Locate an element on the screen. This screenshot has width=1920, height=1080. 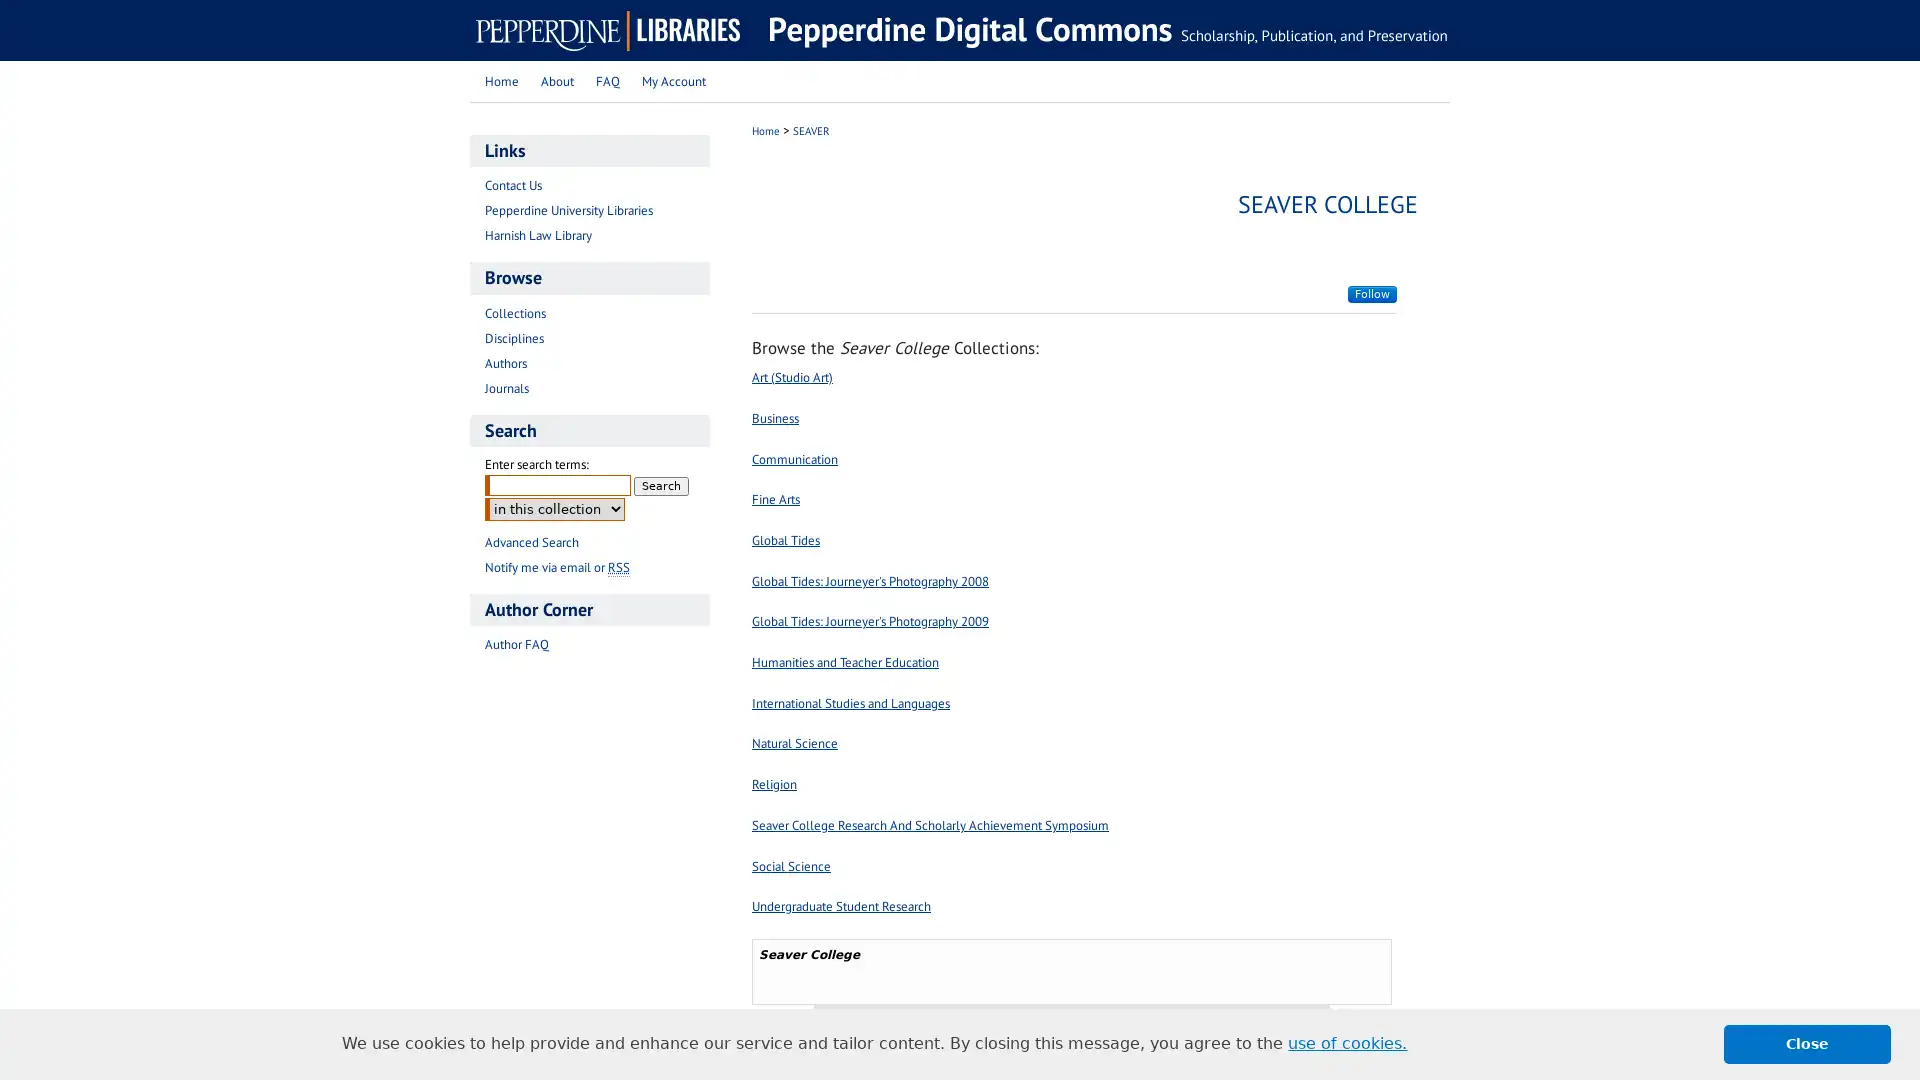
Search is located at coordinates (661, 485).